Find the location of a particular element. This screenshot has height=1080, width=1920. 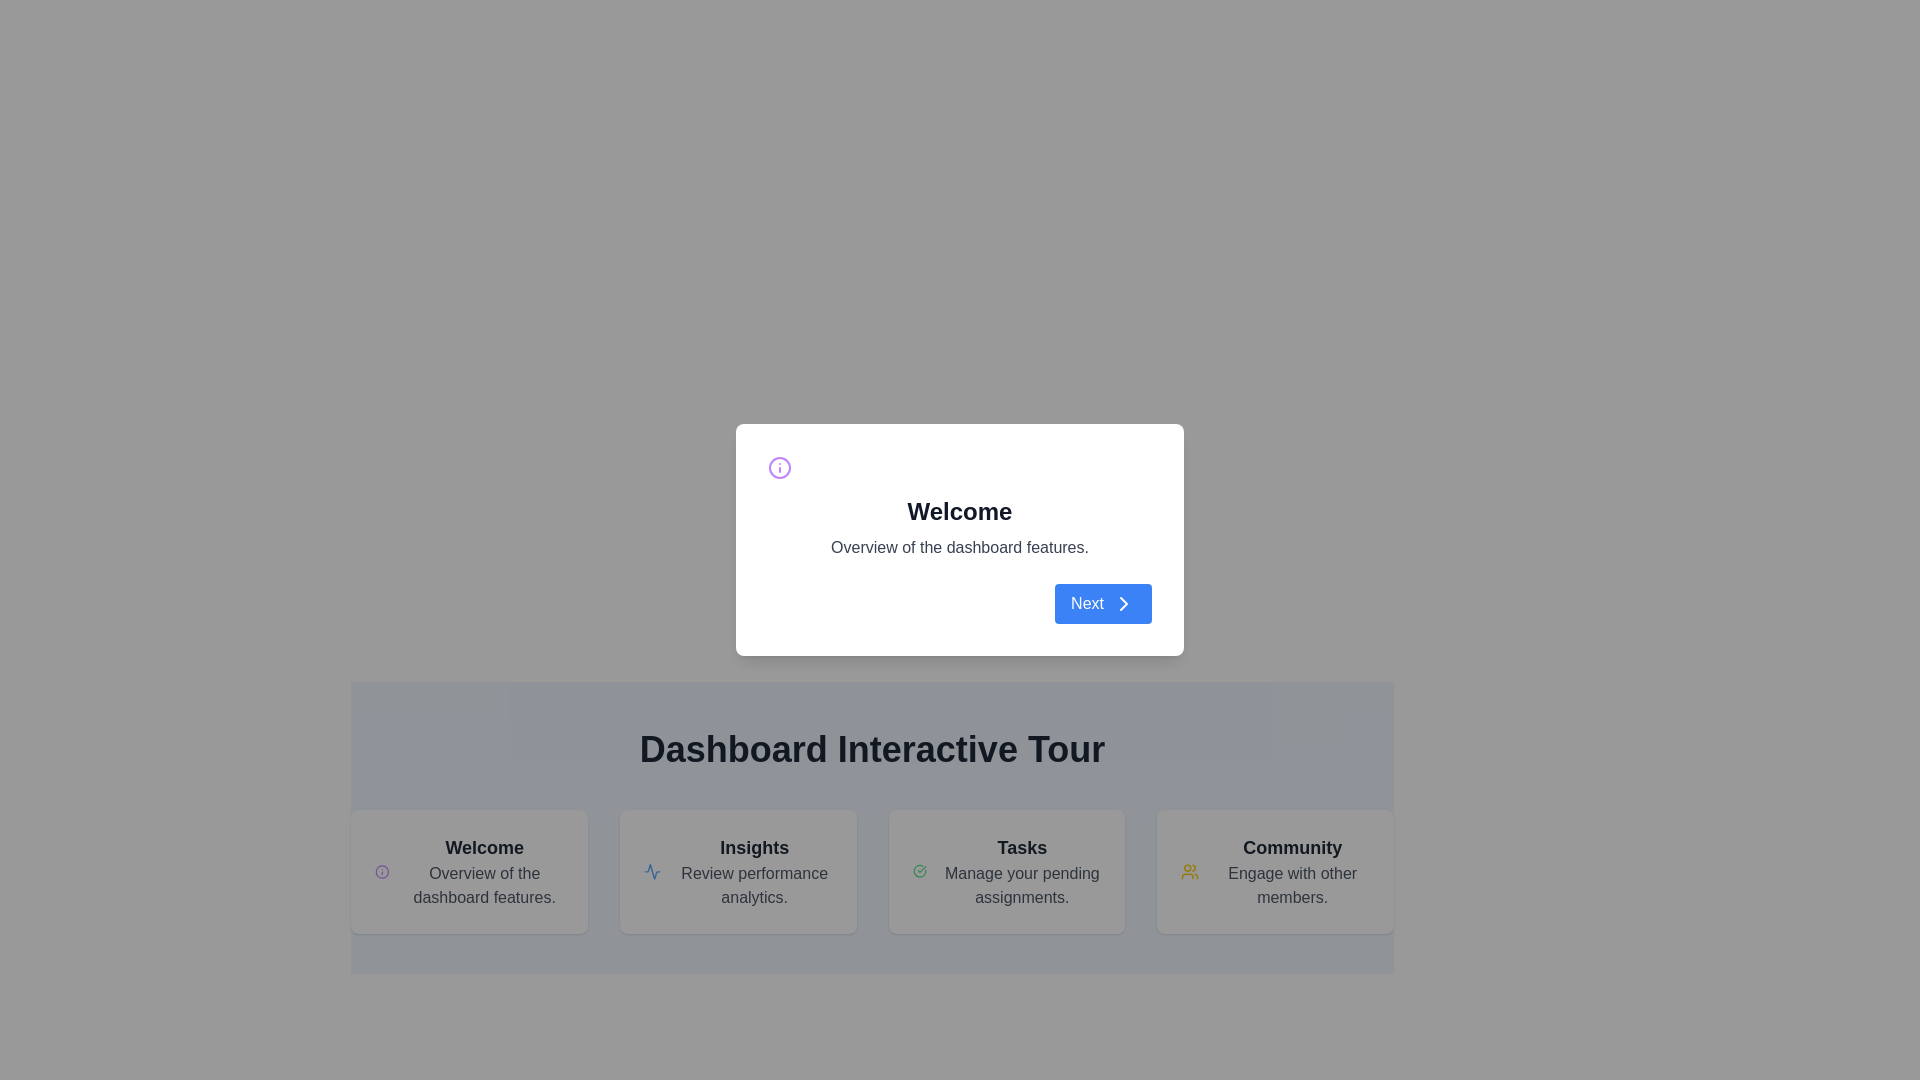

the descriptive label providing context for the 'Insights' section, which is located directly beneath the 'Insights' heading is located at coordinates (753, 885).